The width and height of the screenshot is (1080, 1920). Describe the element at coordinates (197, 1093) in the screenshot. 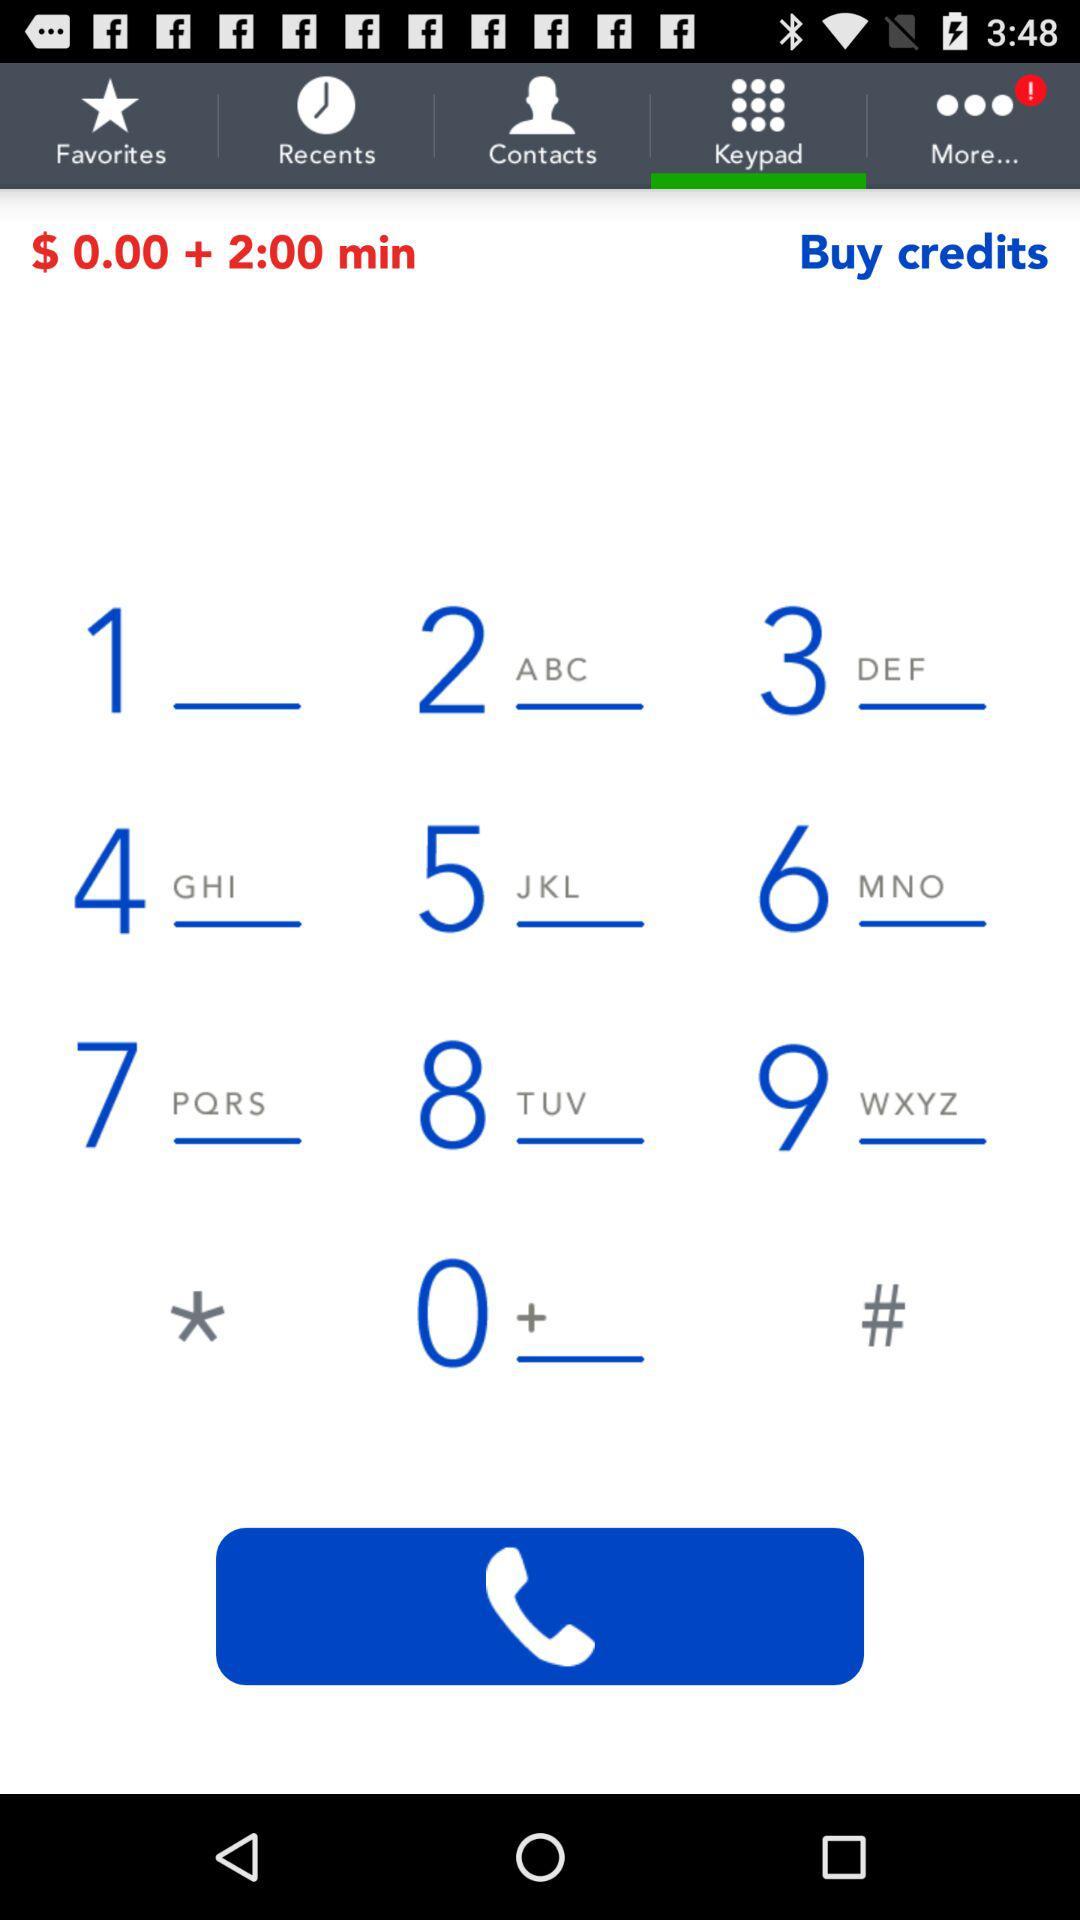

I see `numeric 7 from dial pad of the page` at that location.